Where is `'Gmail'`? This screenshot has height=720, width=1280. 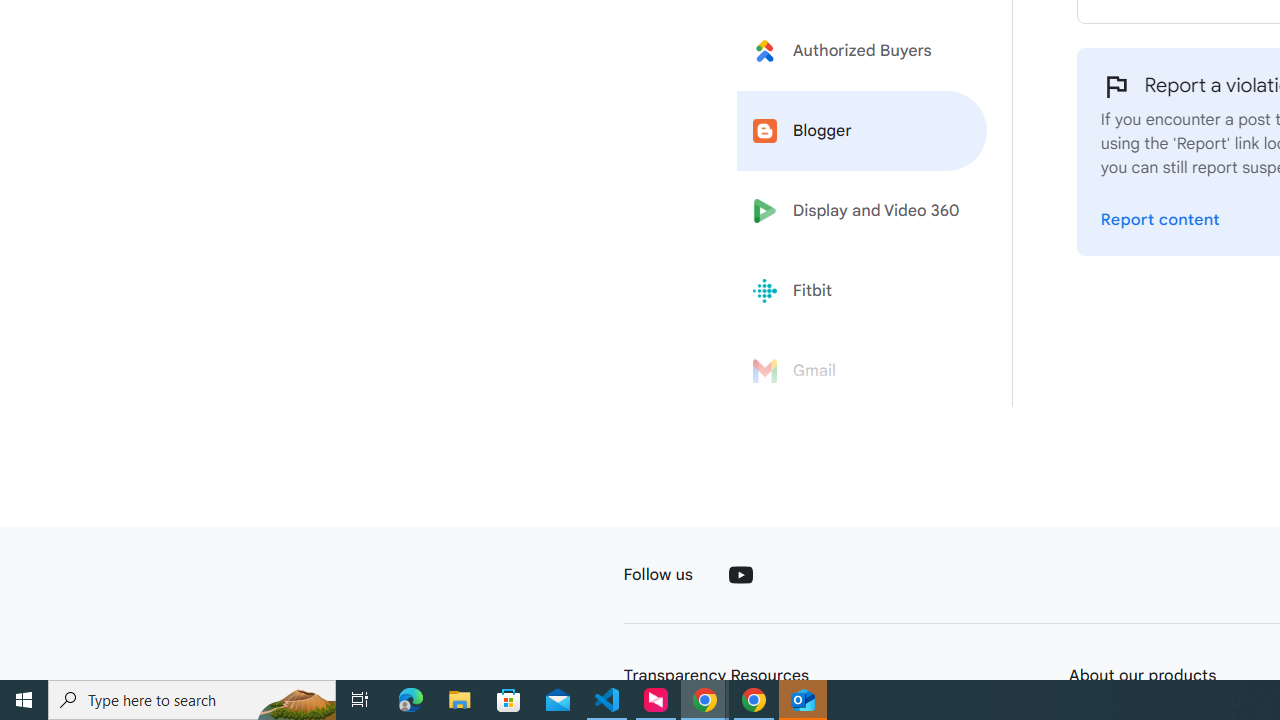
'Gmail' is located at coordinates (862, 371).